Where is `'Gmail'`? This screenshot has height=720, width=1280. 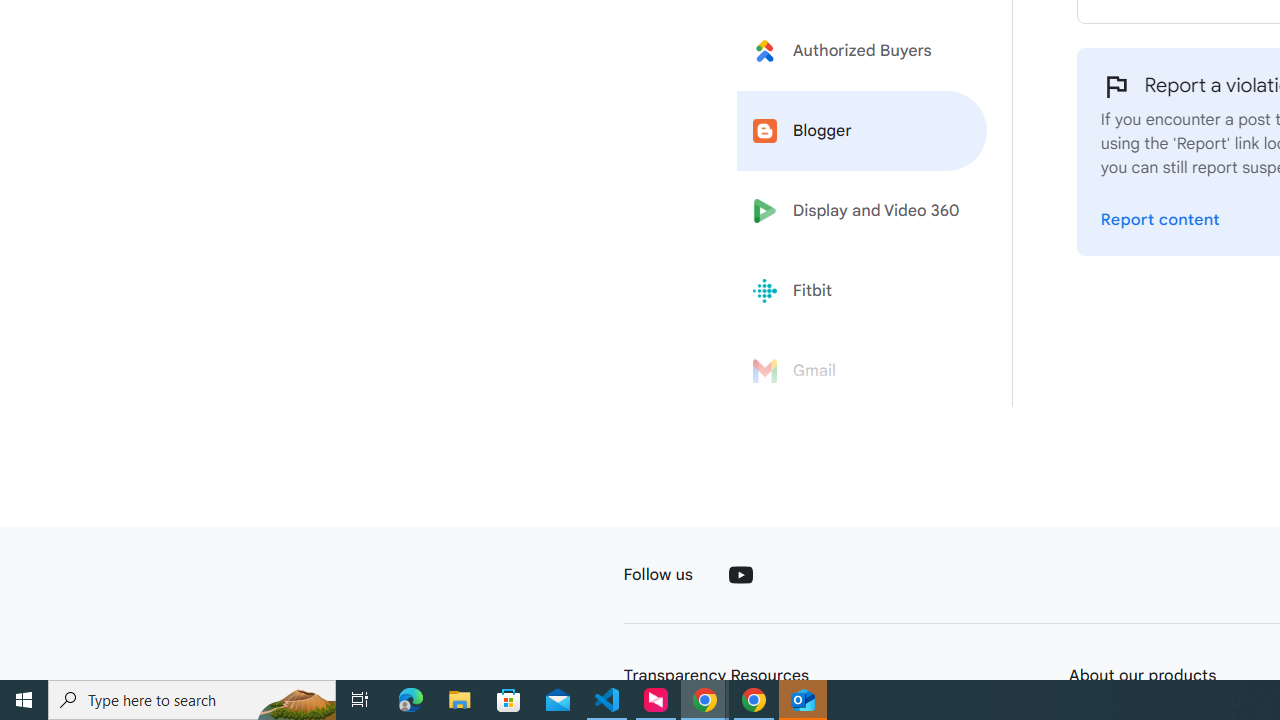
'Gmail' is located at coordinates (862, 371).